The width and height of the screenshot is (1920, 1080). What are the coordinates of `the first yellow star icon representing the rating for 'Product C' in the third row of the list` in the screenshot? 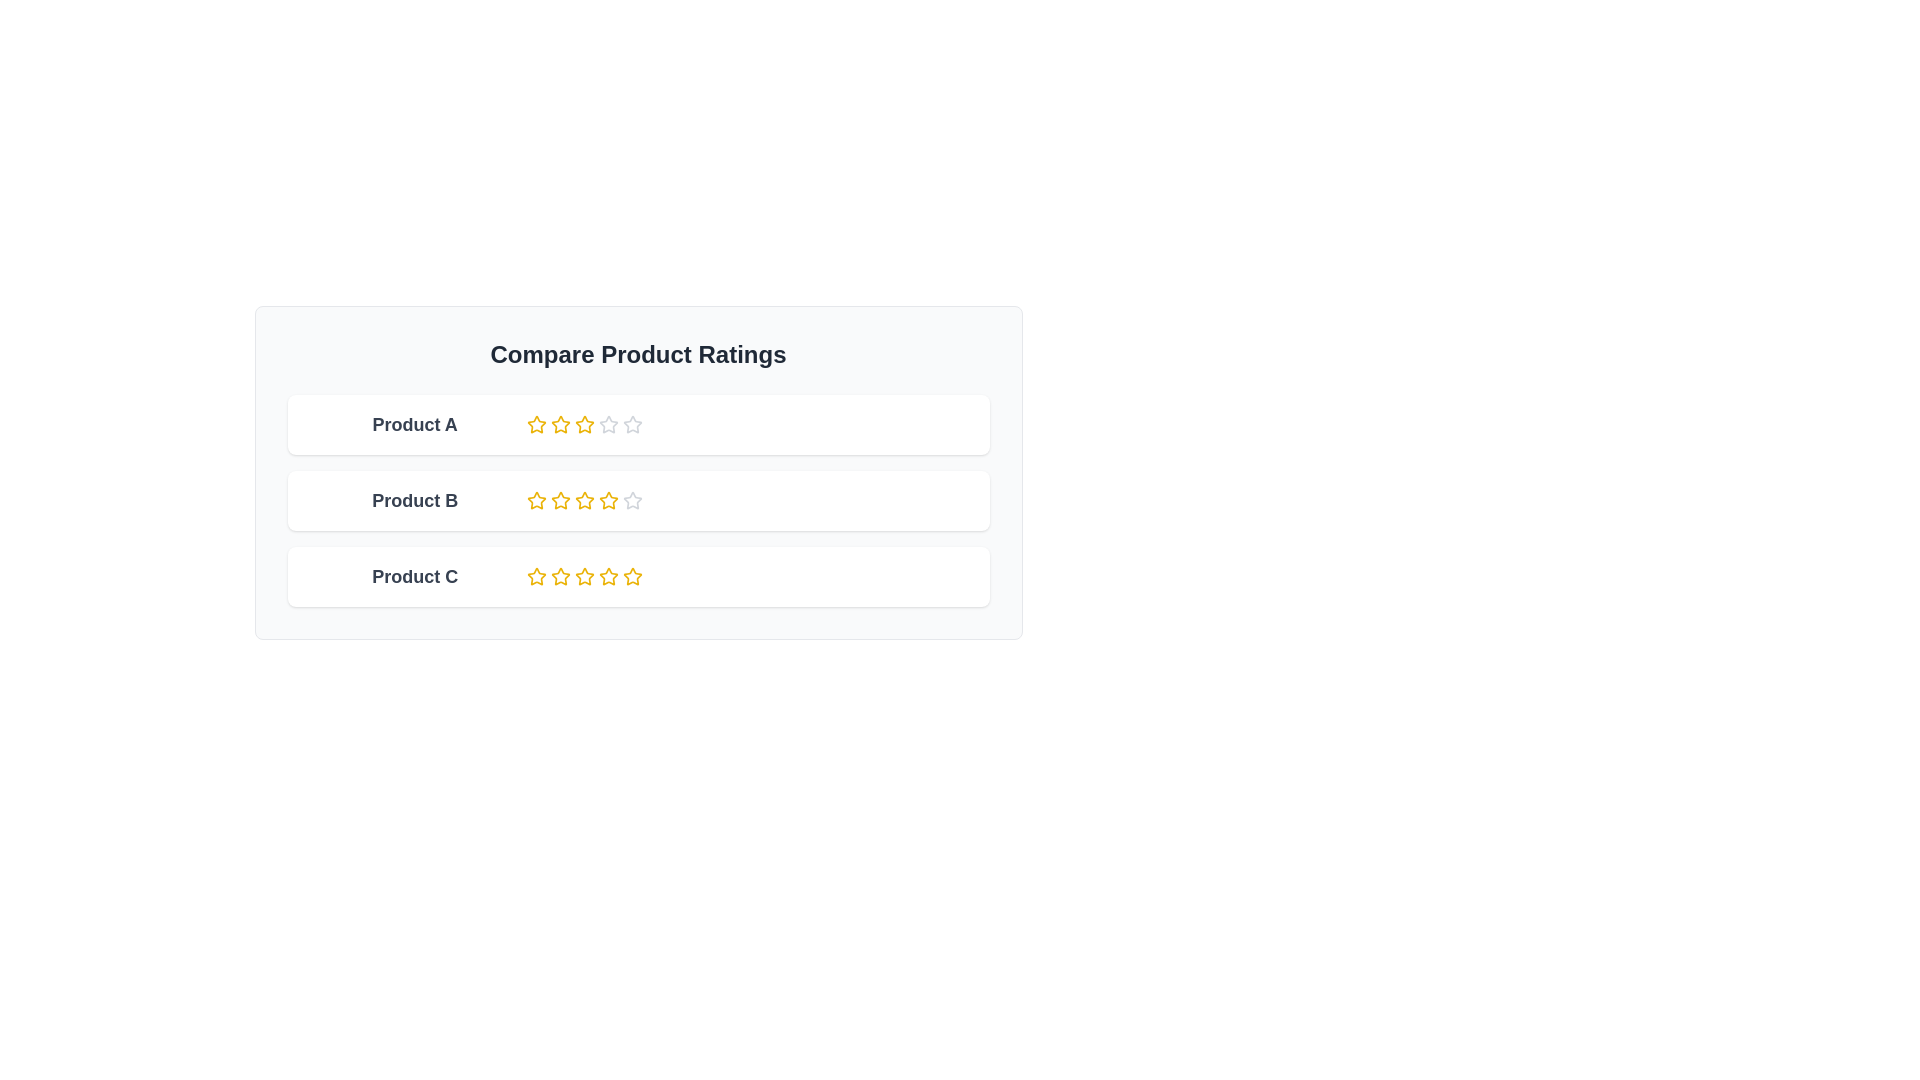 It's located at (536, 577).